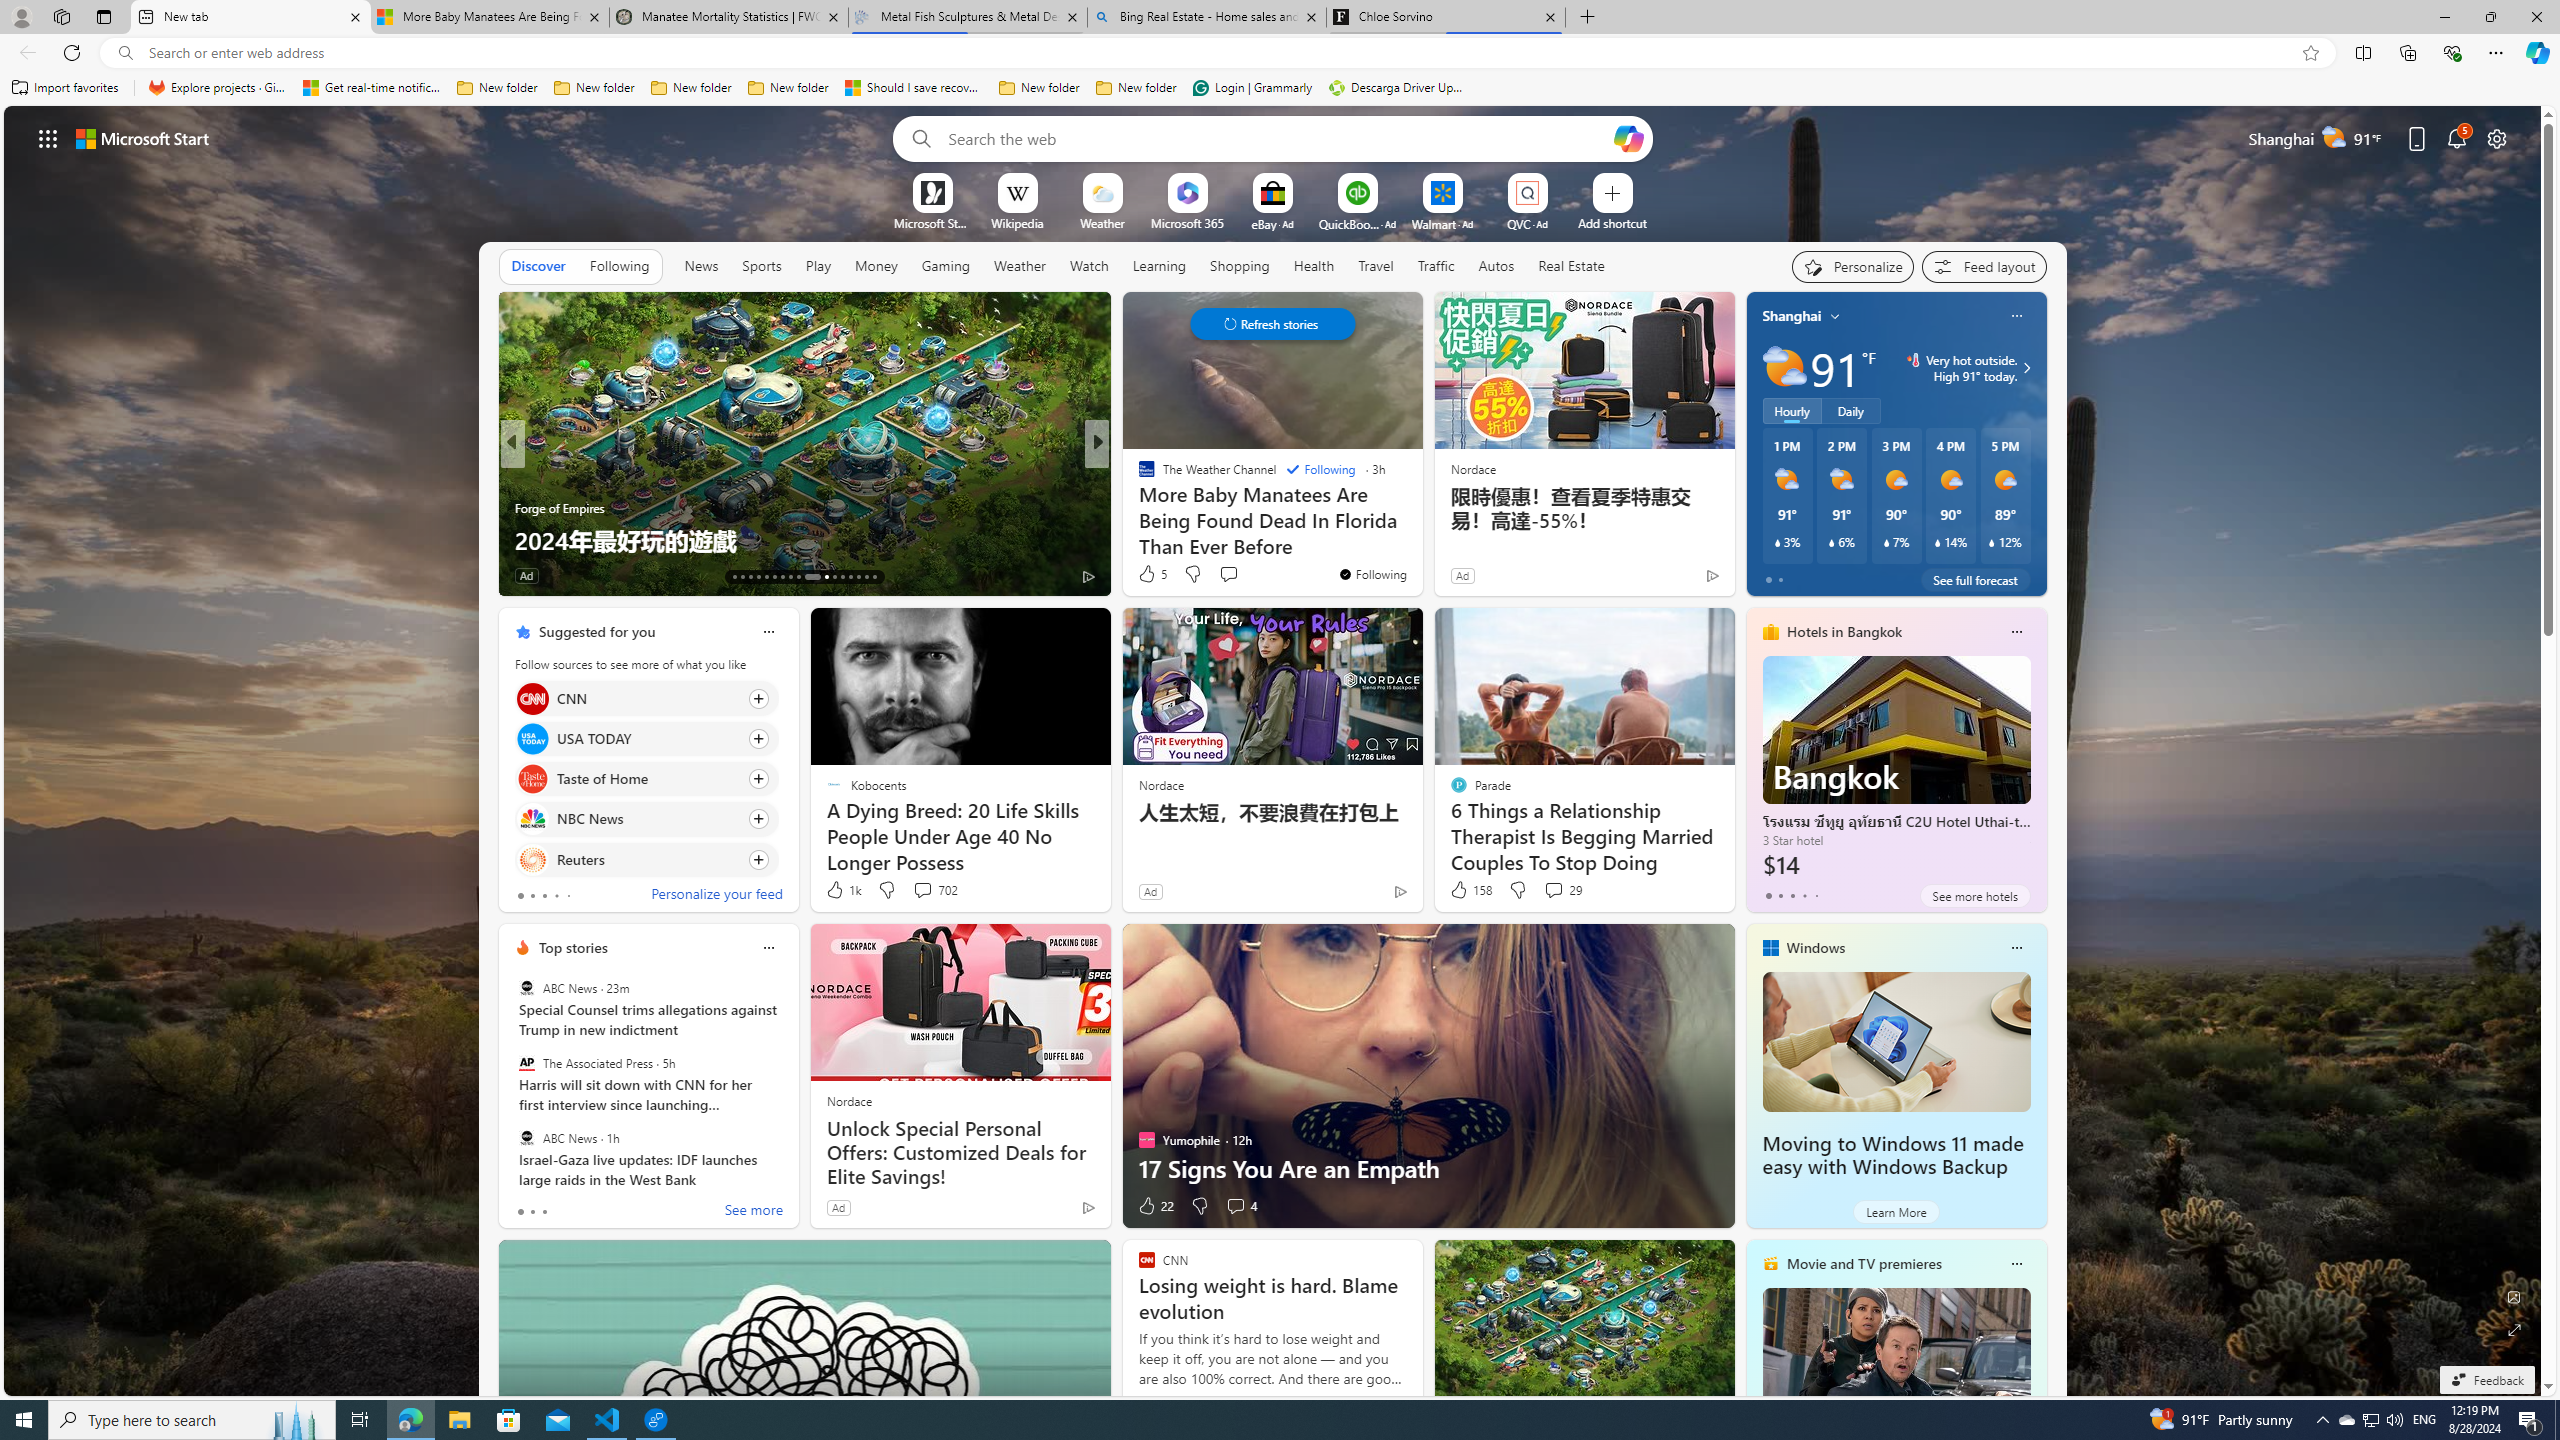 This screenshot has height=1440, width=2560. What do you see at coordinates (750, 577) in the screenshot?
I see `'AutomationID: tab-15'` at bounding box center [750, 577].